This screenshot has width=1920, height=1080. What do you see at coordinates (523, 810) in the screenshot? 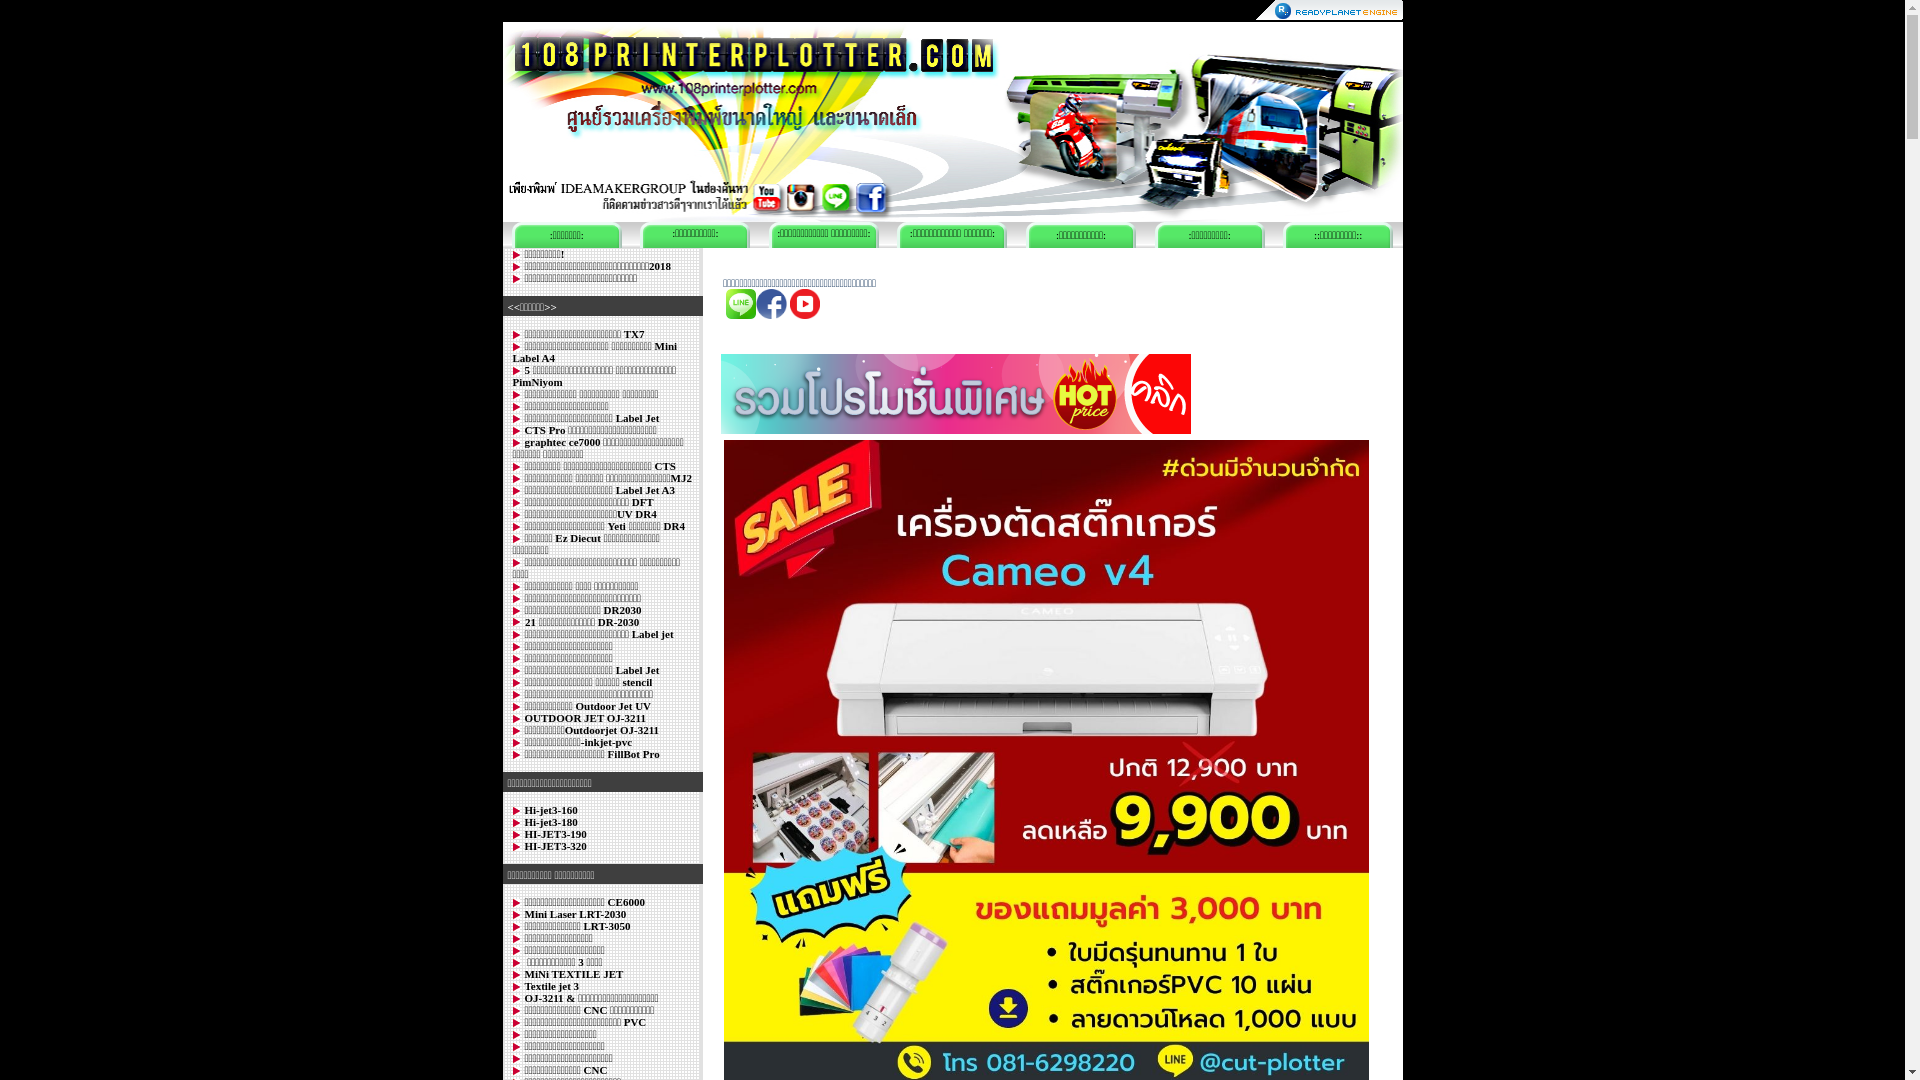
I see `'Hi-jet3-160'` at bounding box center [523, 810].